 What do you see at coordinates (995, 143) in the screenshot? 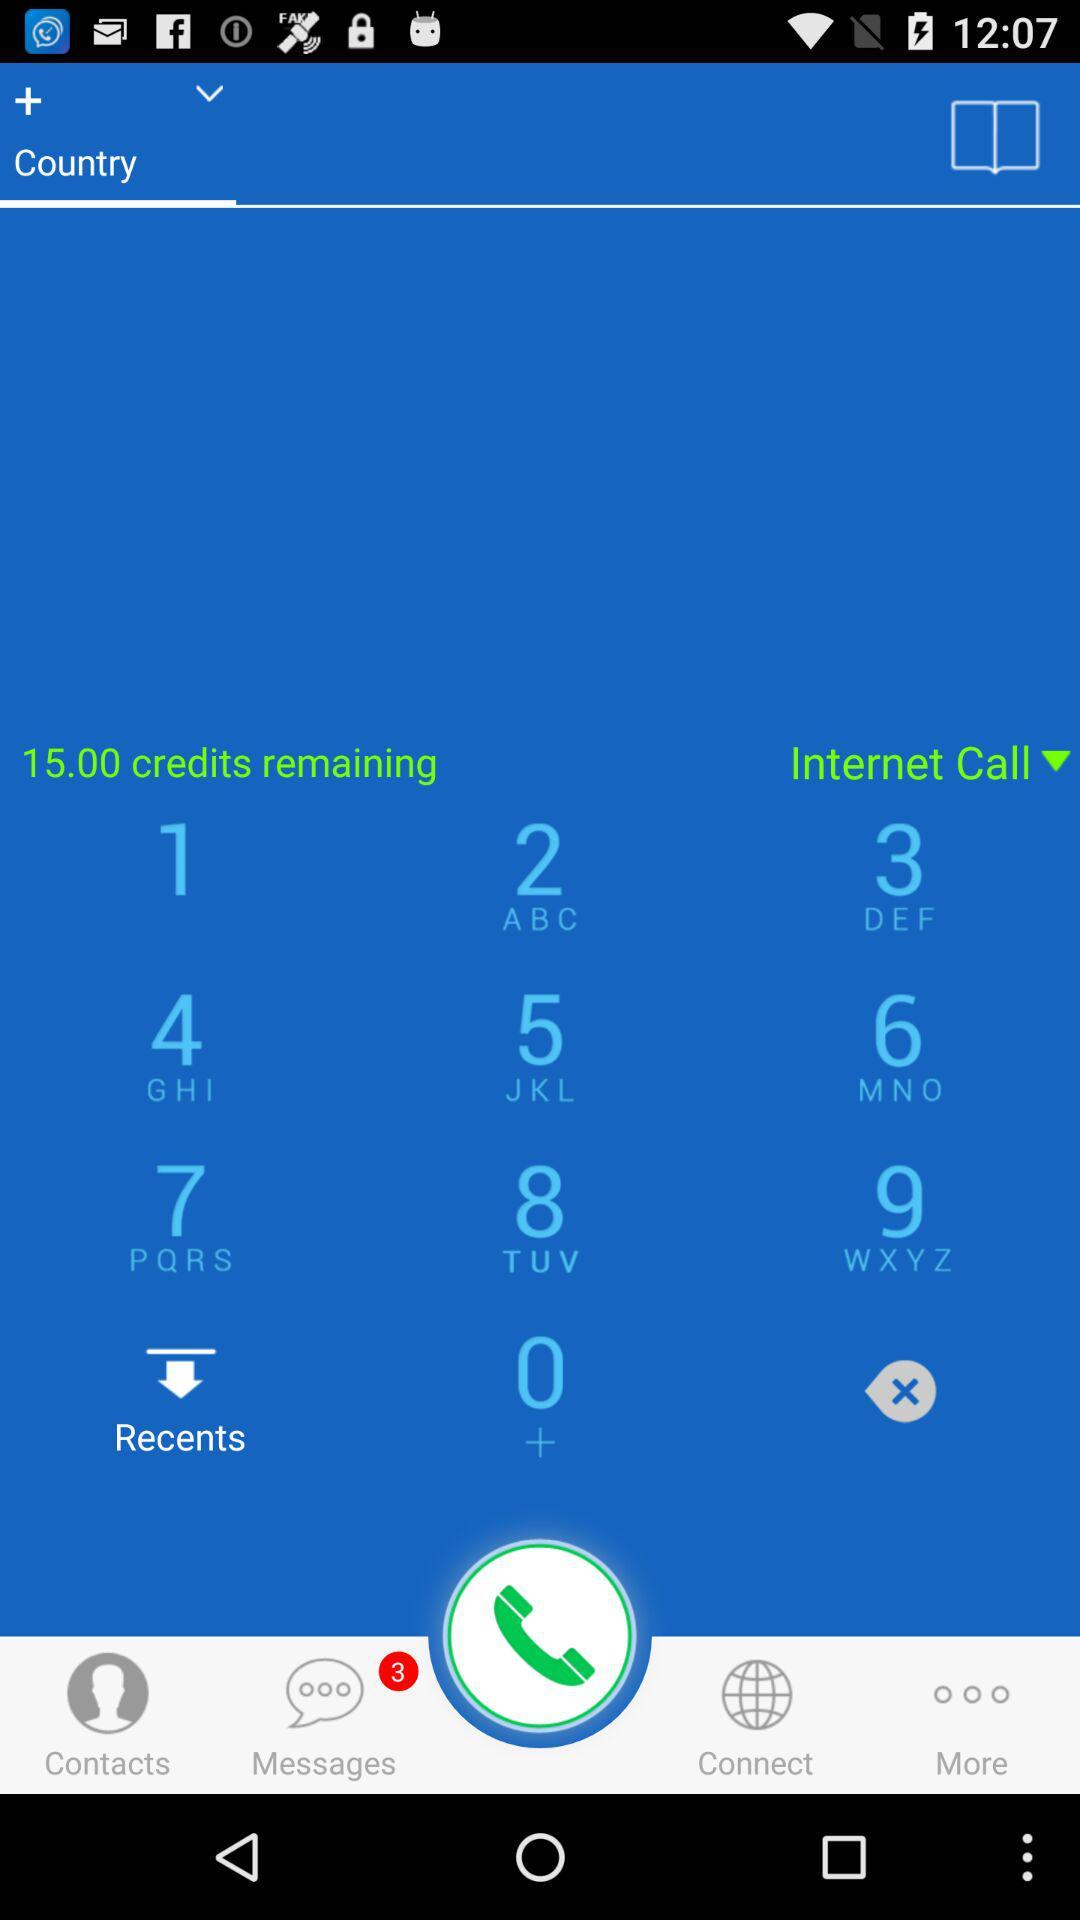
I see `the book icon` at bounding box center [995, 143].